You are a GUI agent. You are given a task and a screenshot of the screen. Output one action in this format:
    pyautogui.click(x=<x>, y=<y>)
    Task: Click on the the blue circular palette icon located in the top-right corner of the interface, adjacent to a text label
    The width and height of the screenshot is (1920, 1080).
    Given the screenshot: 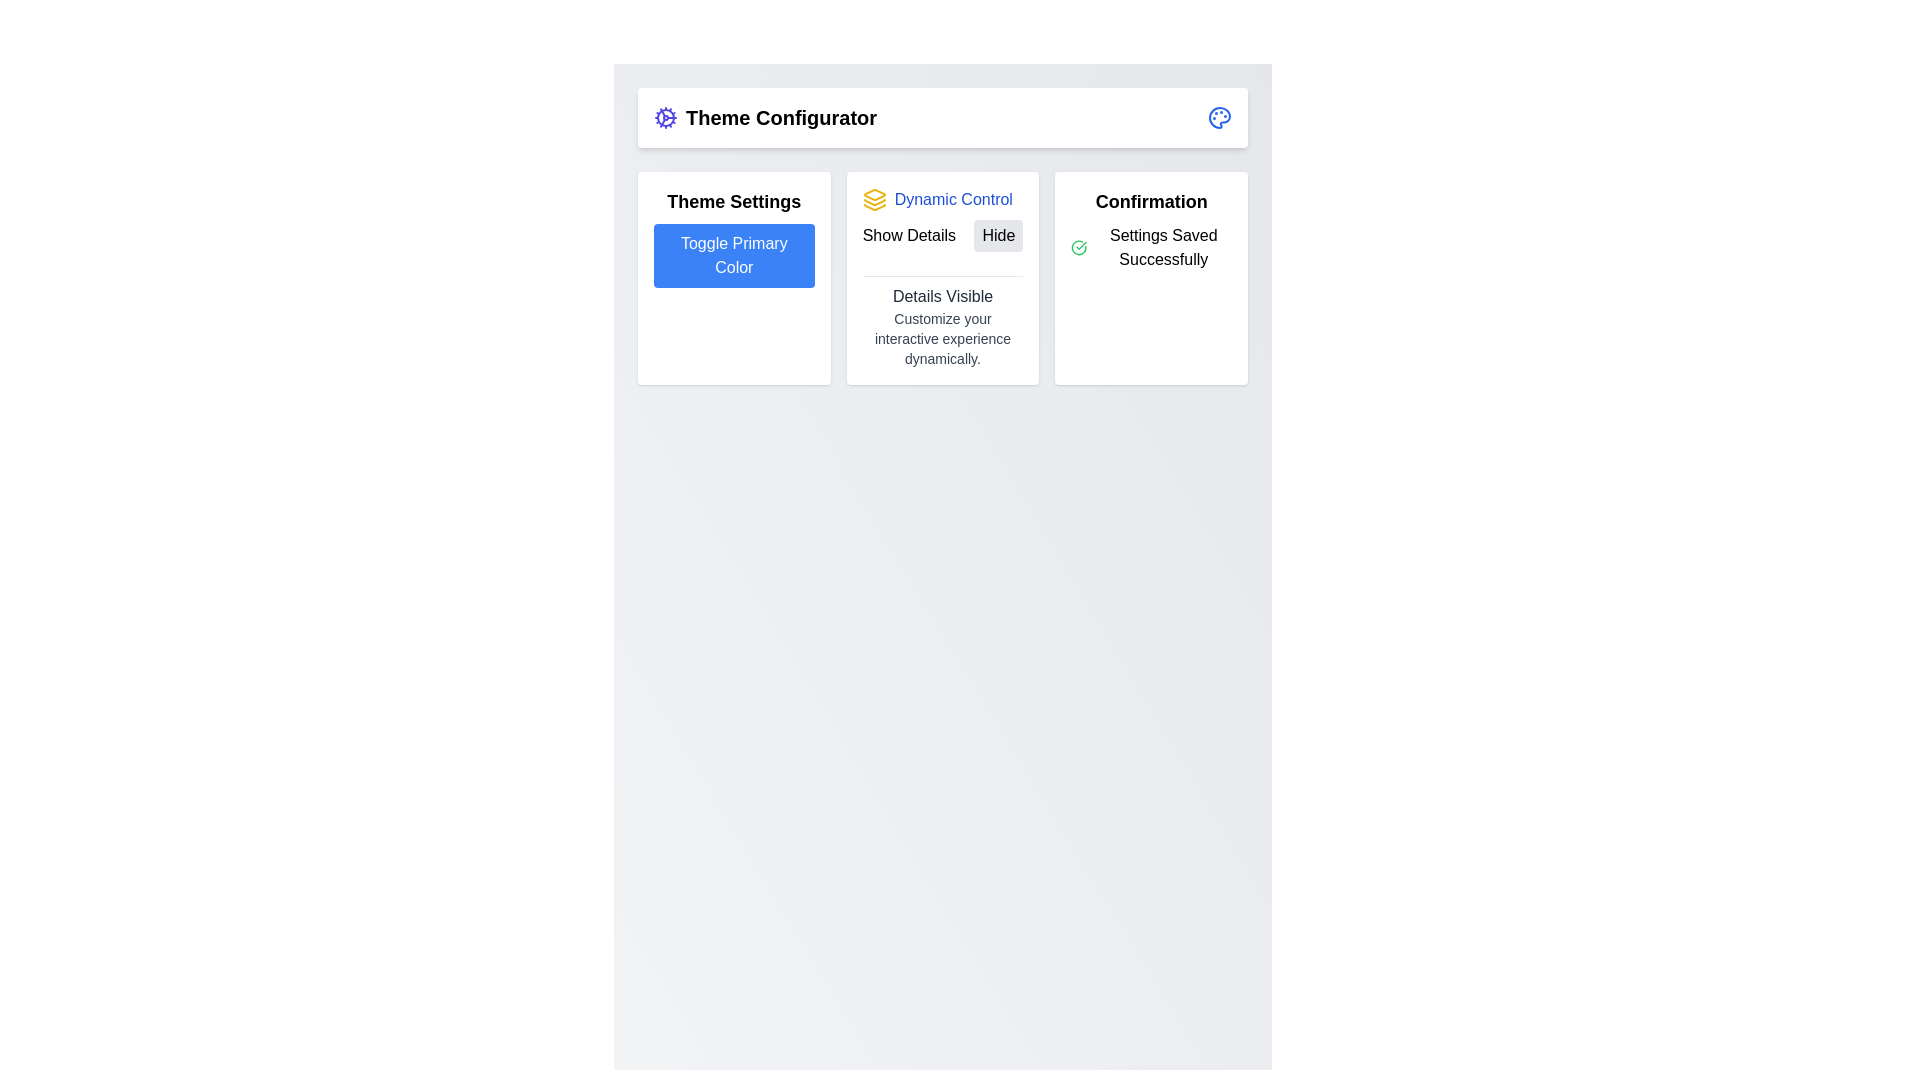 What is the action you would take?
    pyautogui.click(x=1218, y=118)
    